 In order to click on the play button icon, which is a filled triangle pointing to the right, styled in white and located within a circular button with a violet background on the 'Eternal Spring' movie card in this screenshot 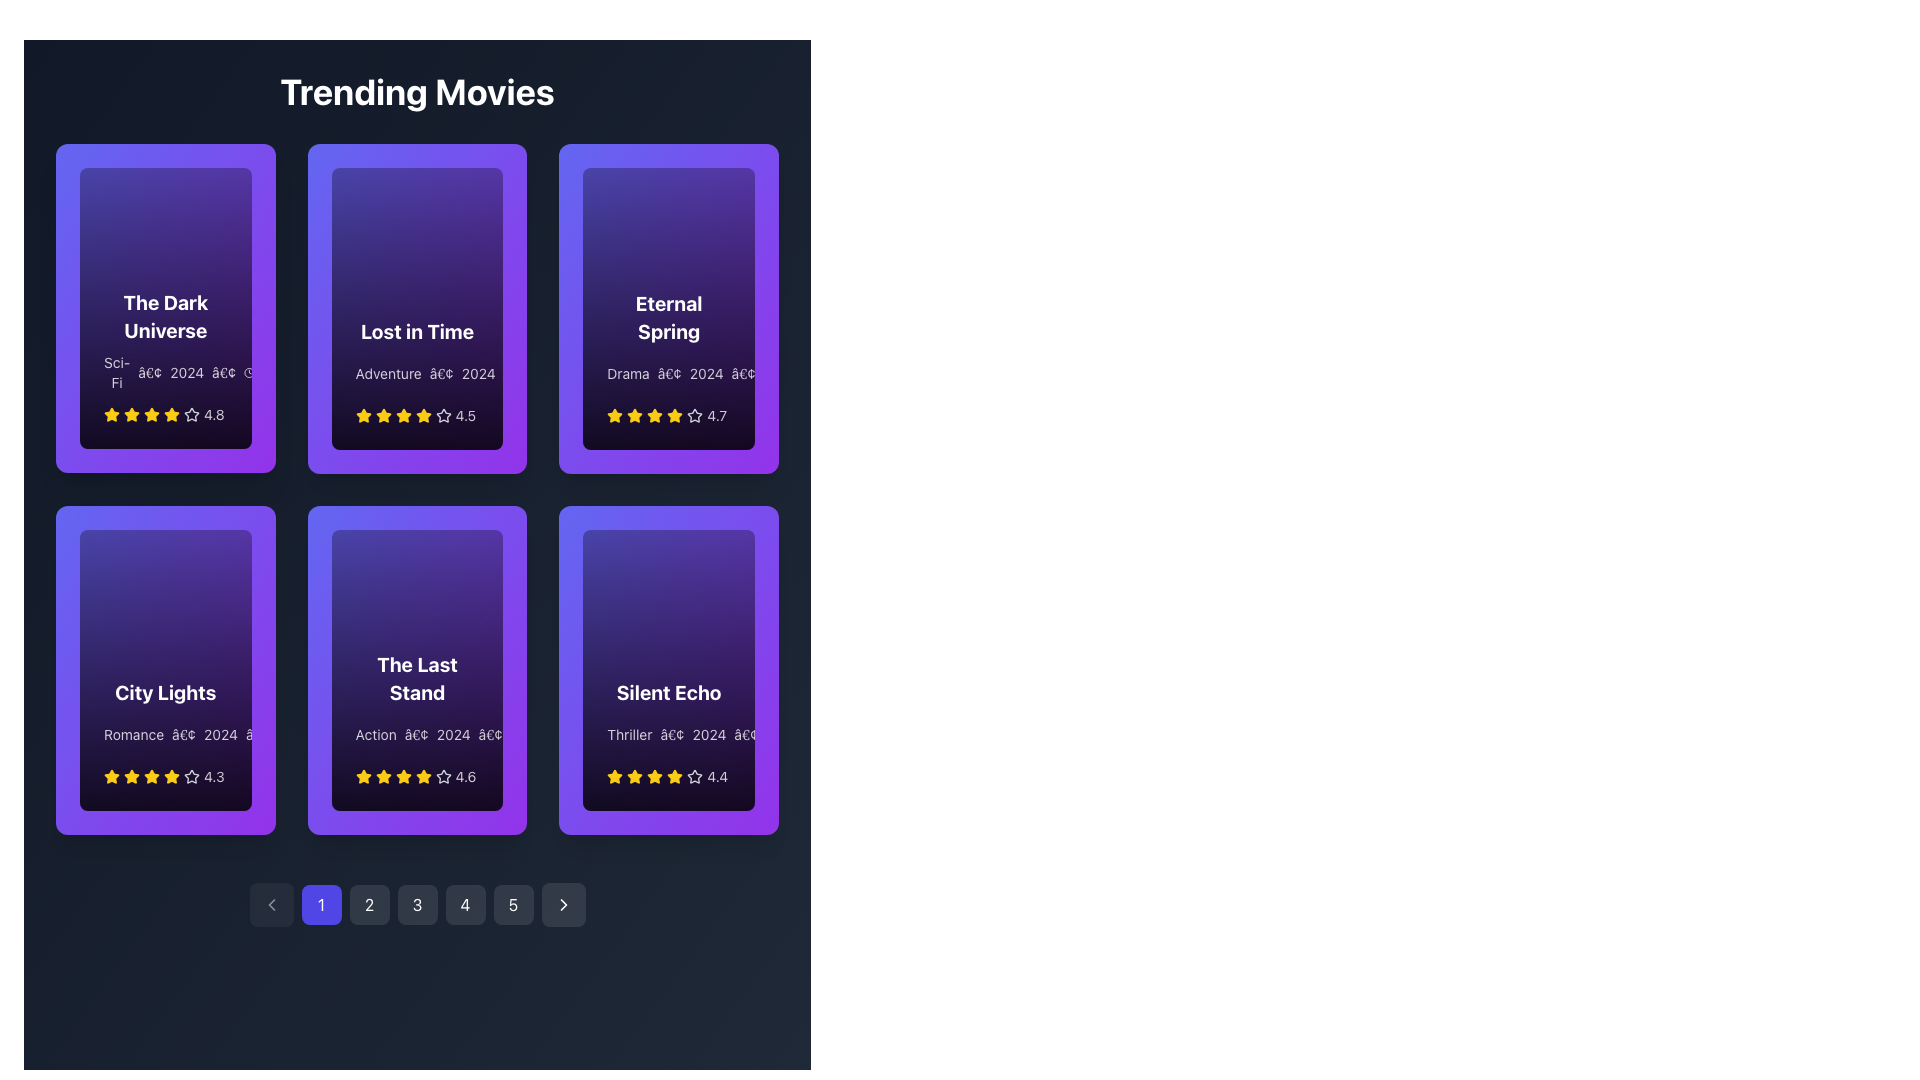, I will do `click(743, 185)`.